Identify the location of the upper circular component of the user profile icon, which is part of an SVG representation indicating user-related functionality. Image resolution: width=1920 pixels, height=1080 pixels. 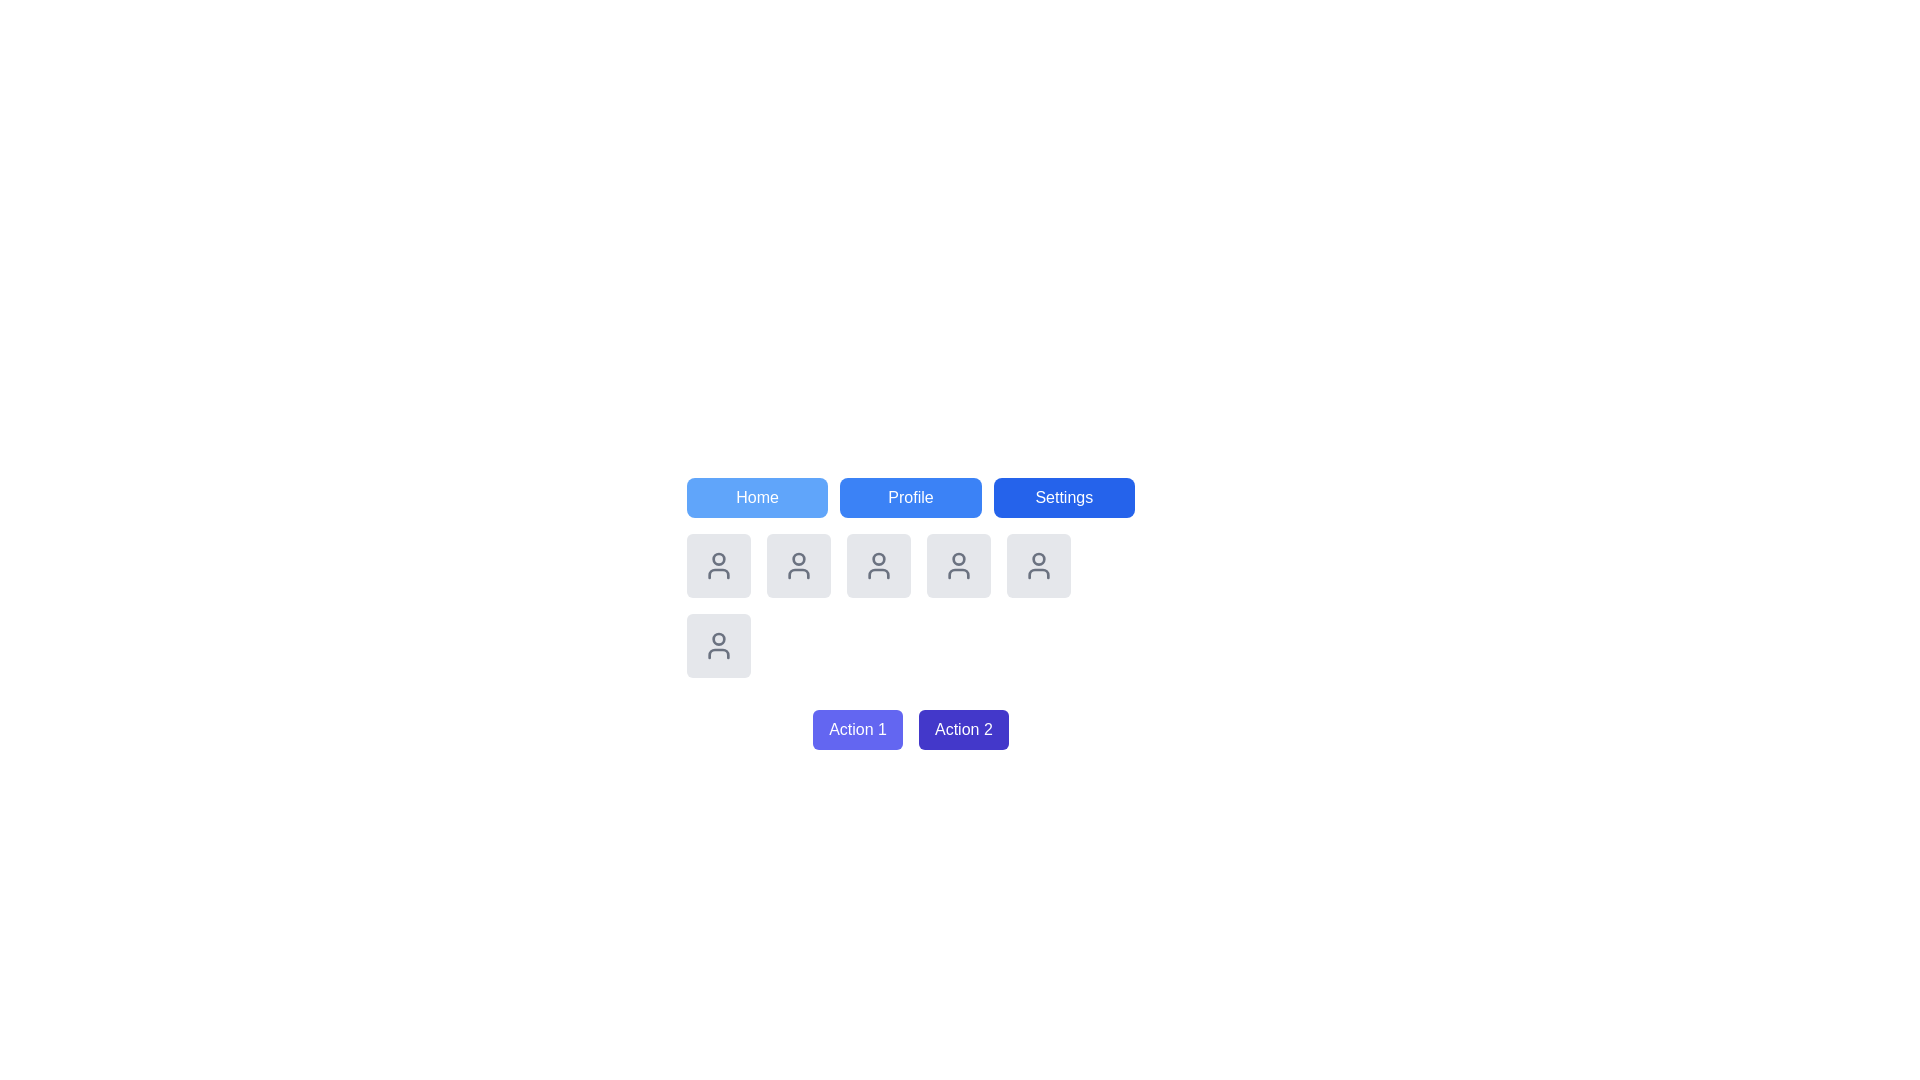
(1038, 559).